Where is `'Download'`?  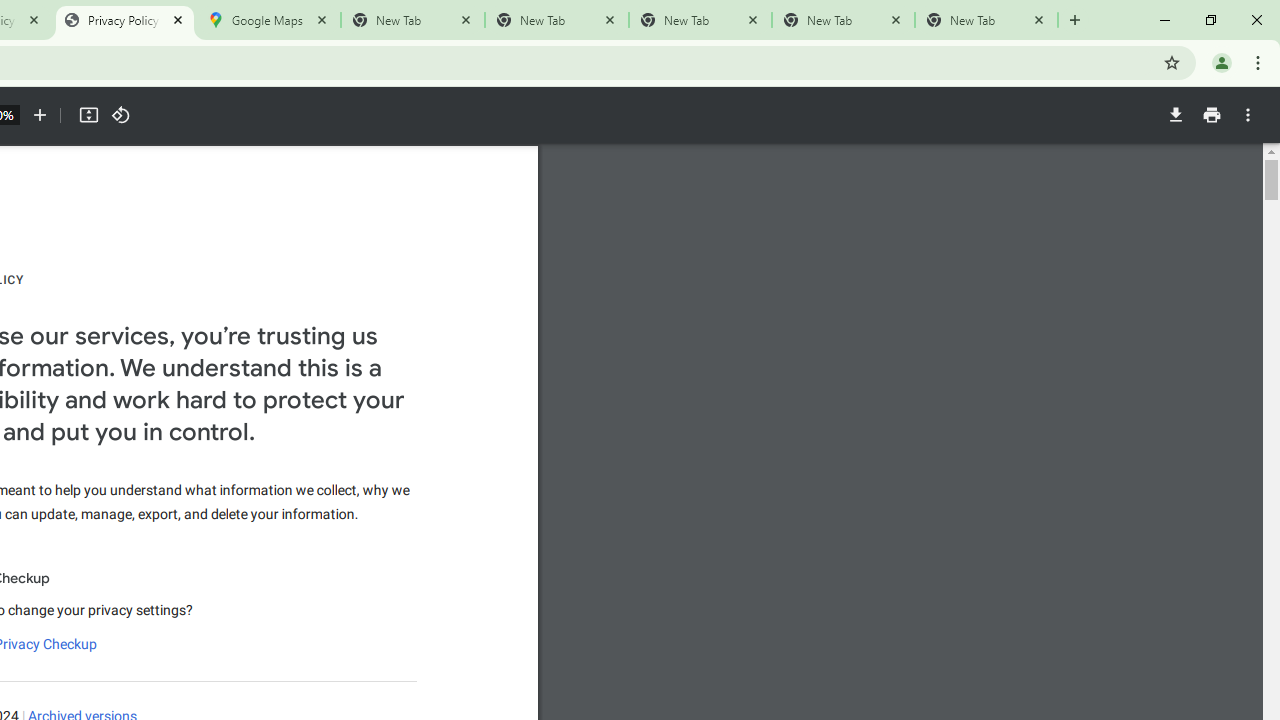
'Download' is located at coordinates (1175, 115).